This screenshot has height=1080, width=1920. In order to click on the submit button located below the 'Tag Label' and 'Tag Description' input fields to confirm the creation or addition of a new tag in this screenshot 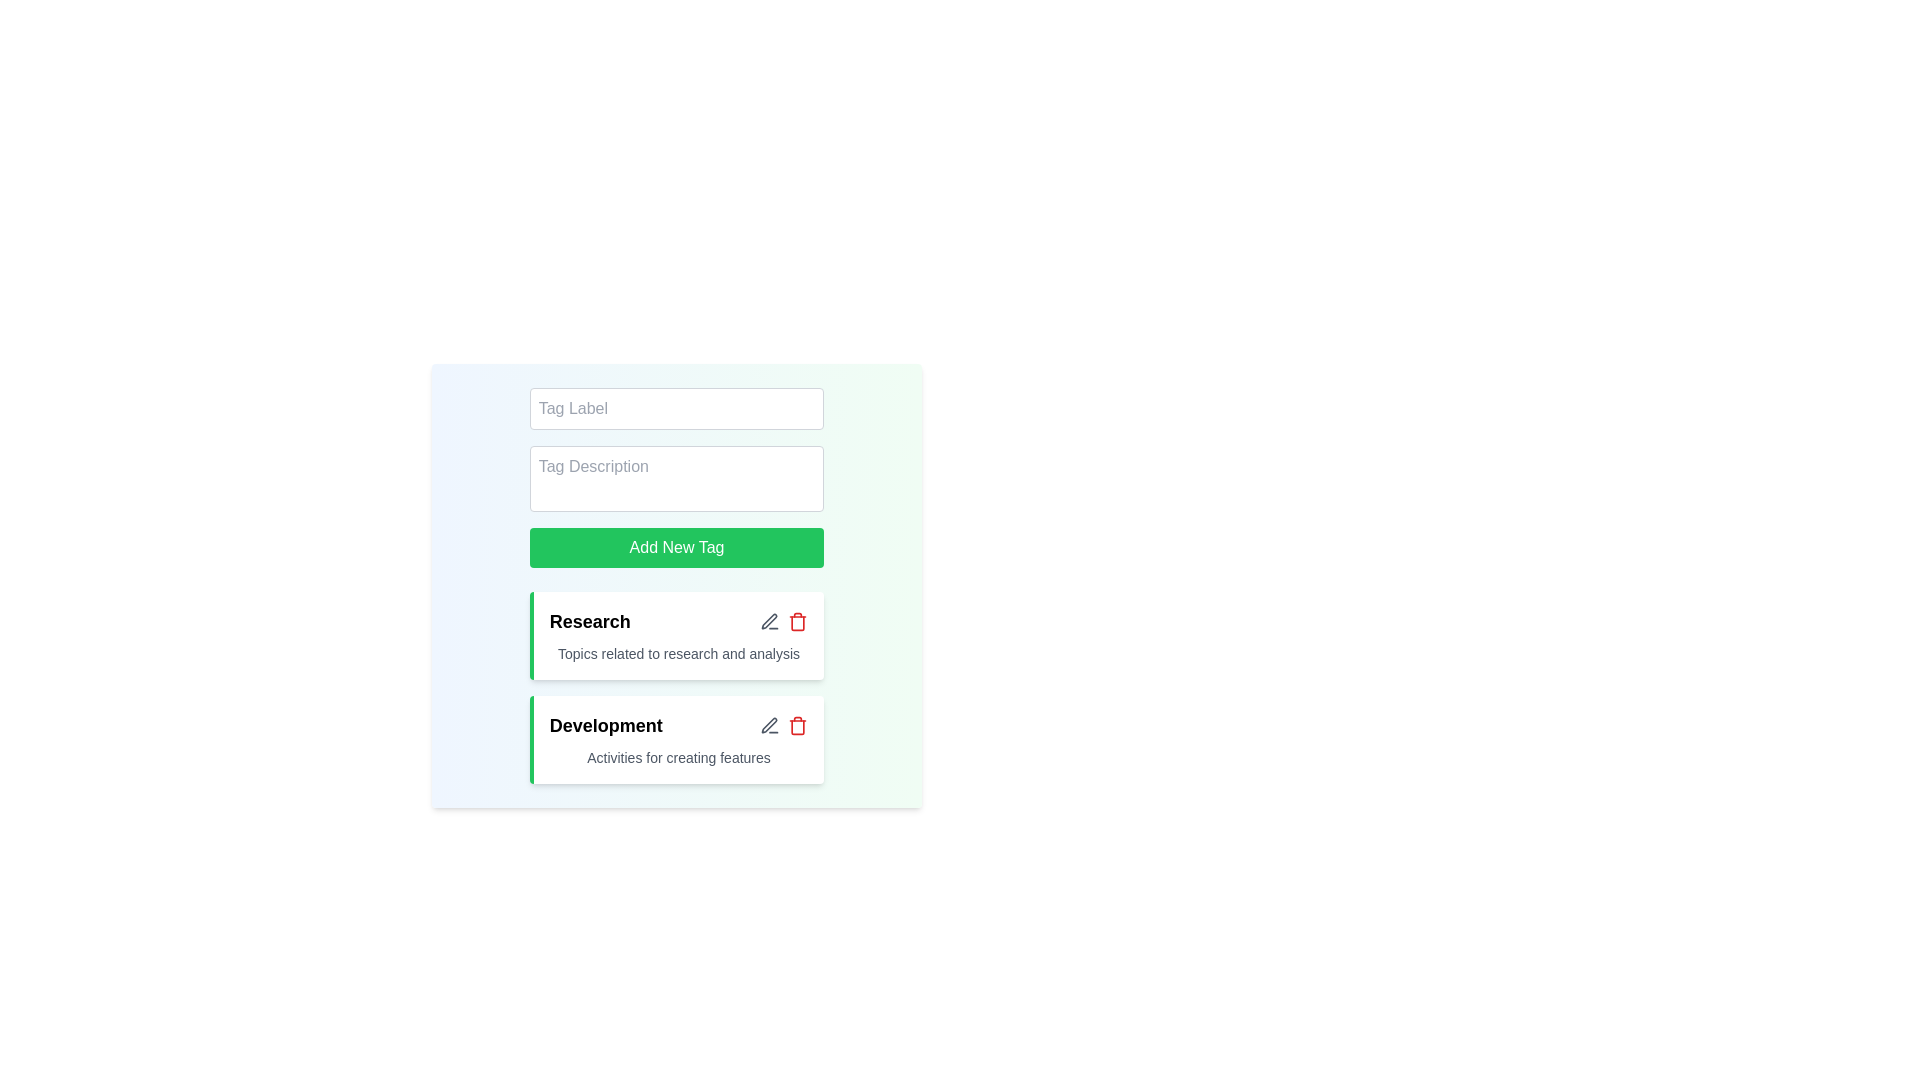, I will do `click(676, 547)`.